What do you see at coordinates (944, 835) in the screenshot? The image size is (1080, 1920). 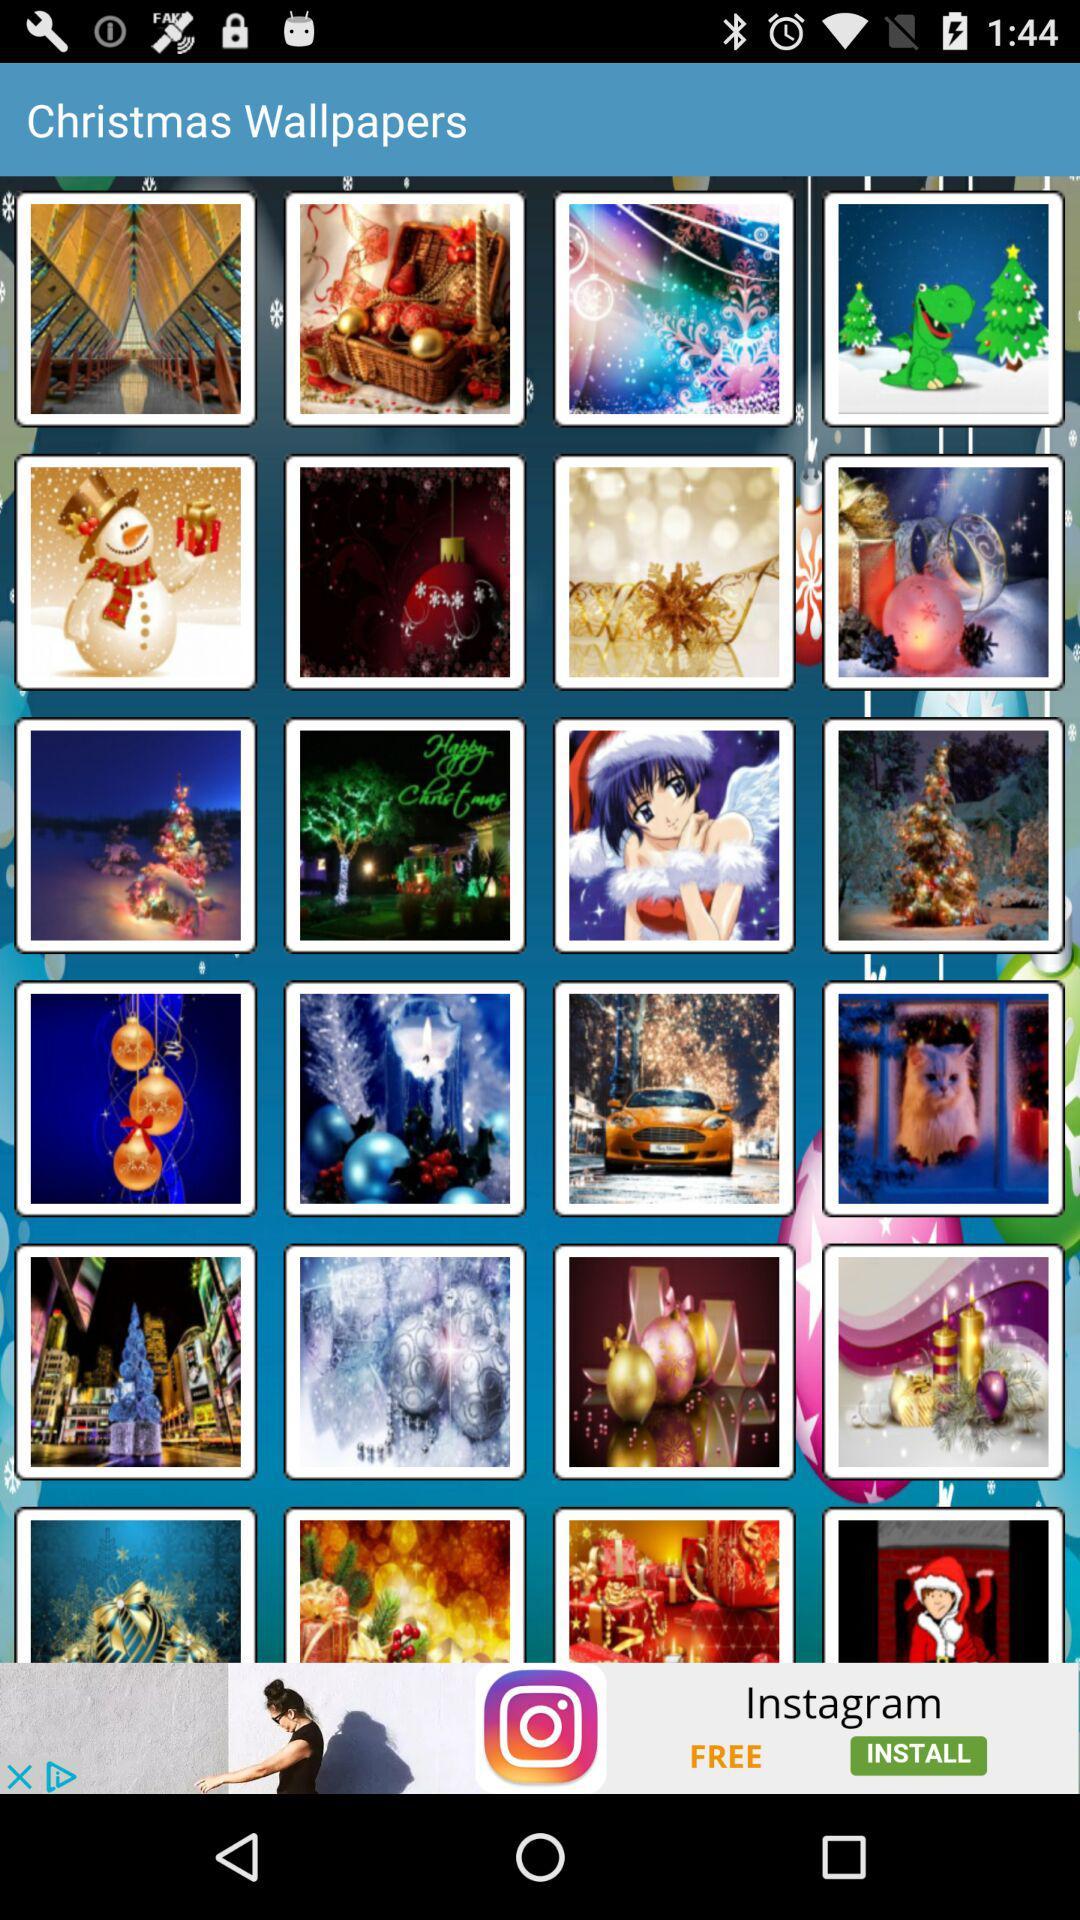 I see `the third row fourth image` at bounding box center [944, 835].